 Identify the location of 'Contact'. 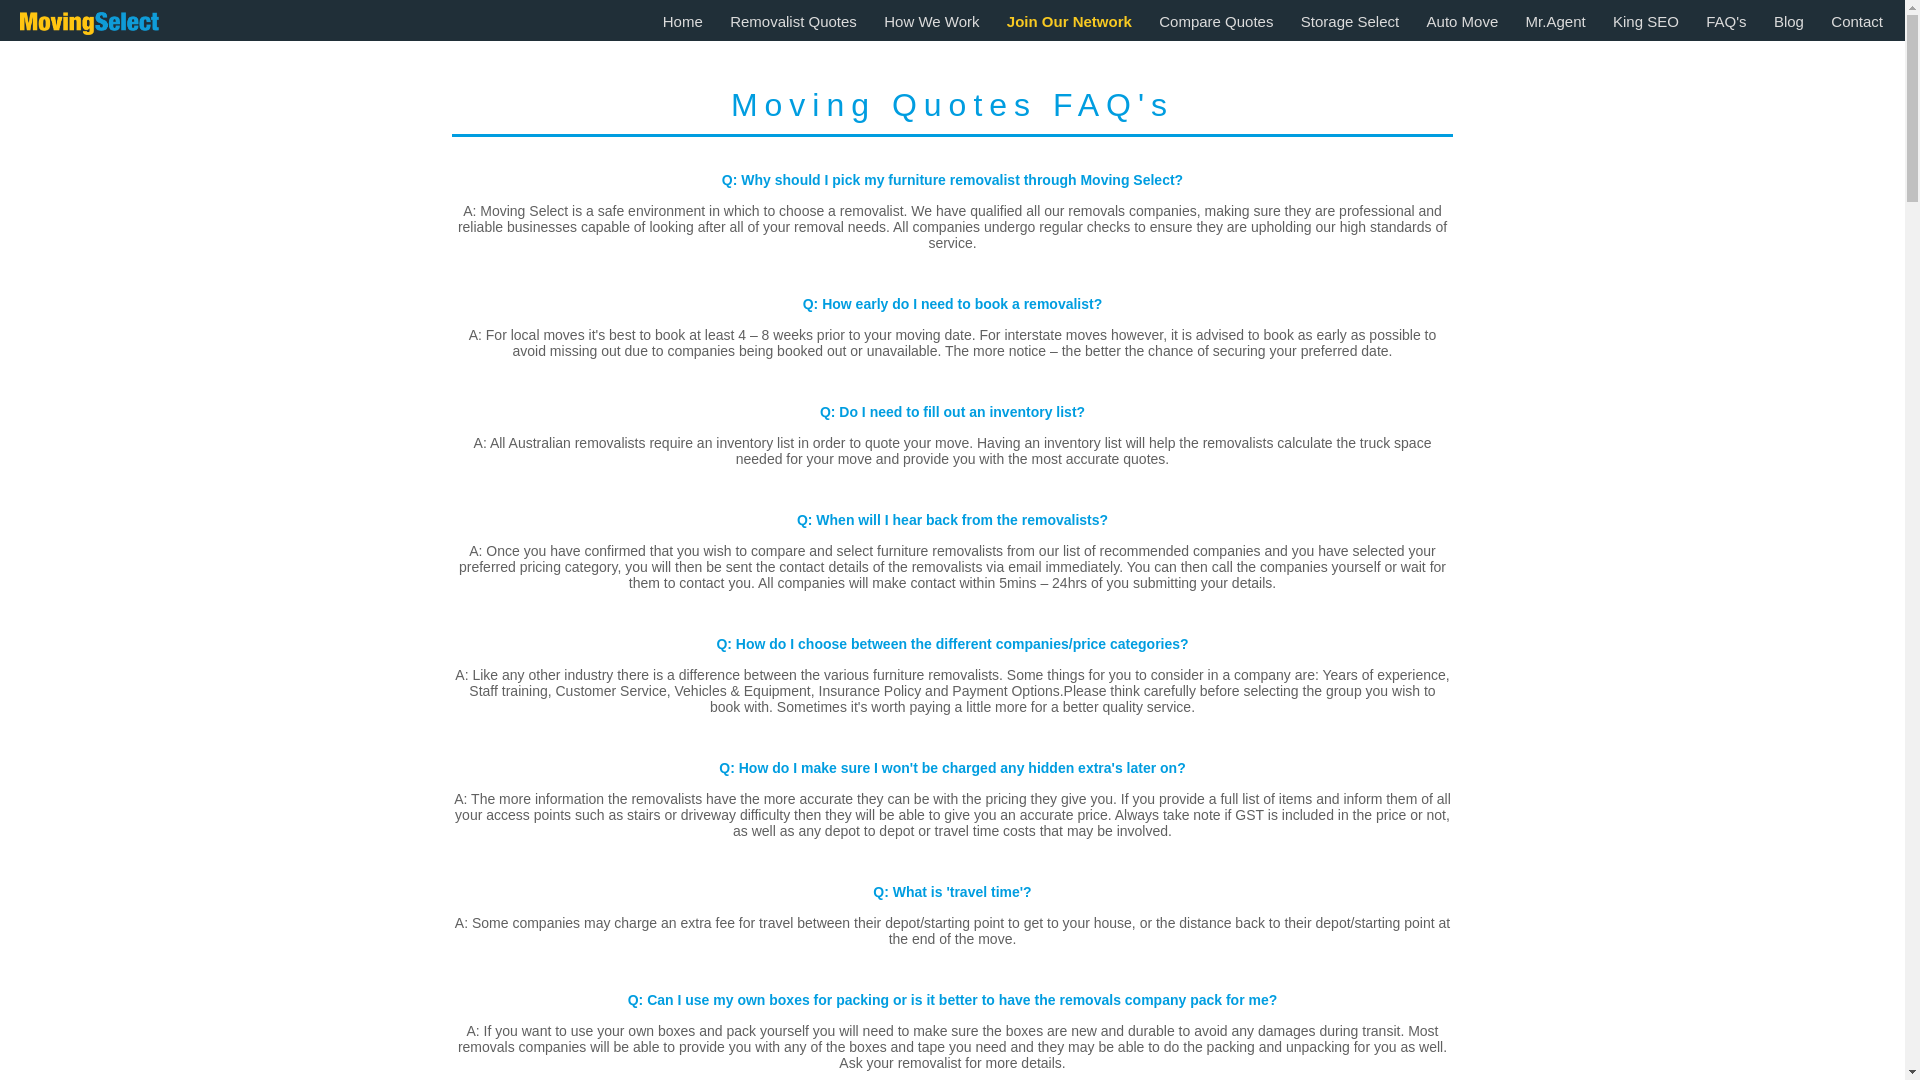
(1856, 21).